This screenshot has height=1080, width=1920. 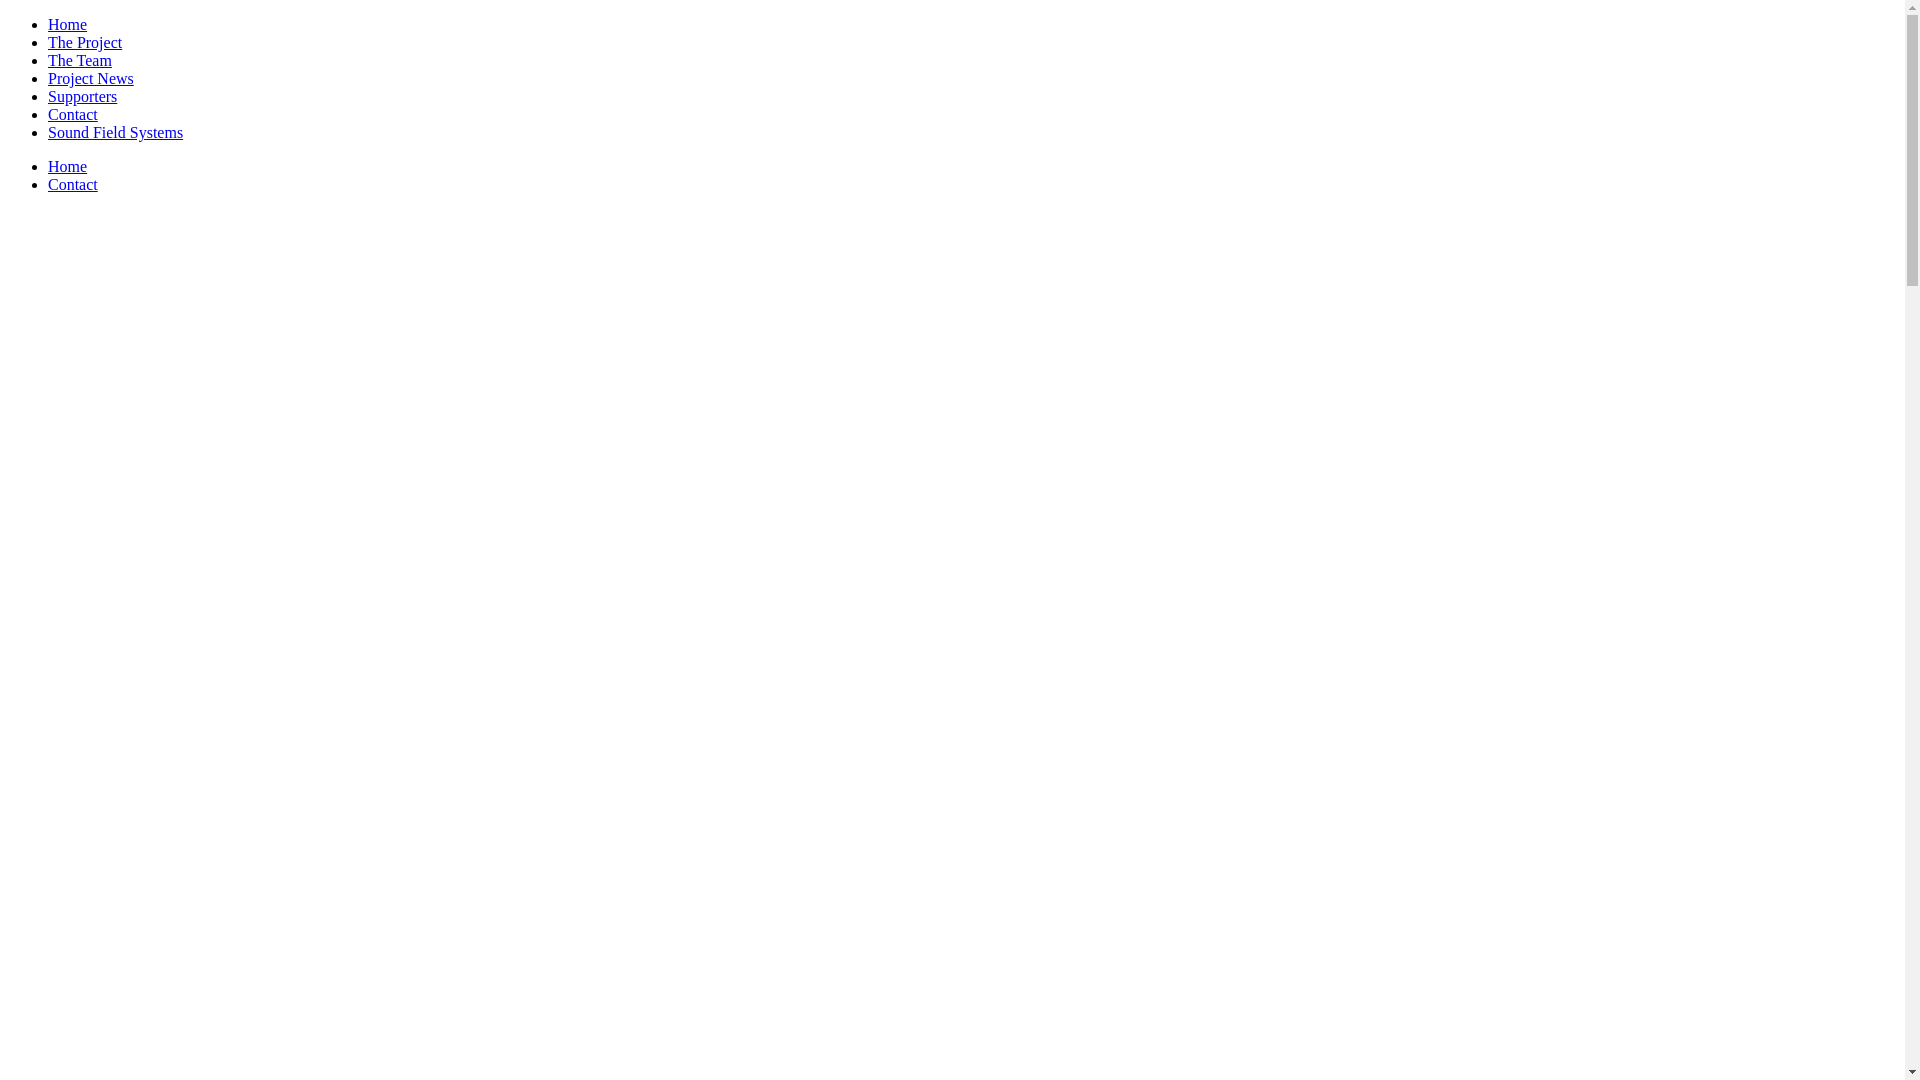 What do you see at coordinates (48, 165) in the screenshot?
I see `'Home'` at bounding box center [48, 165].